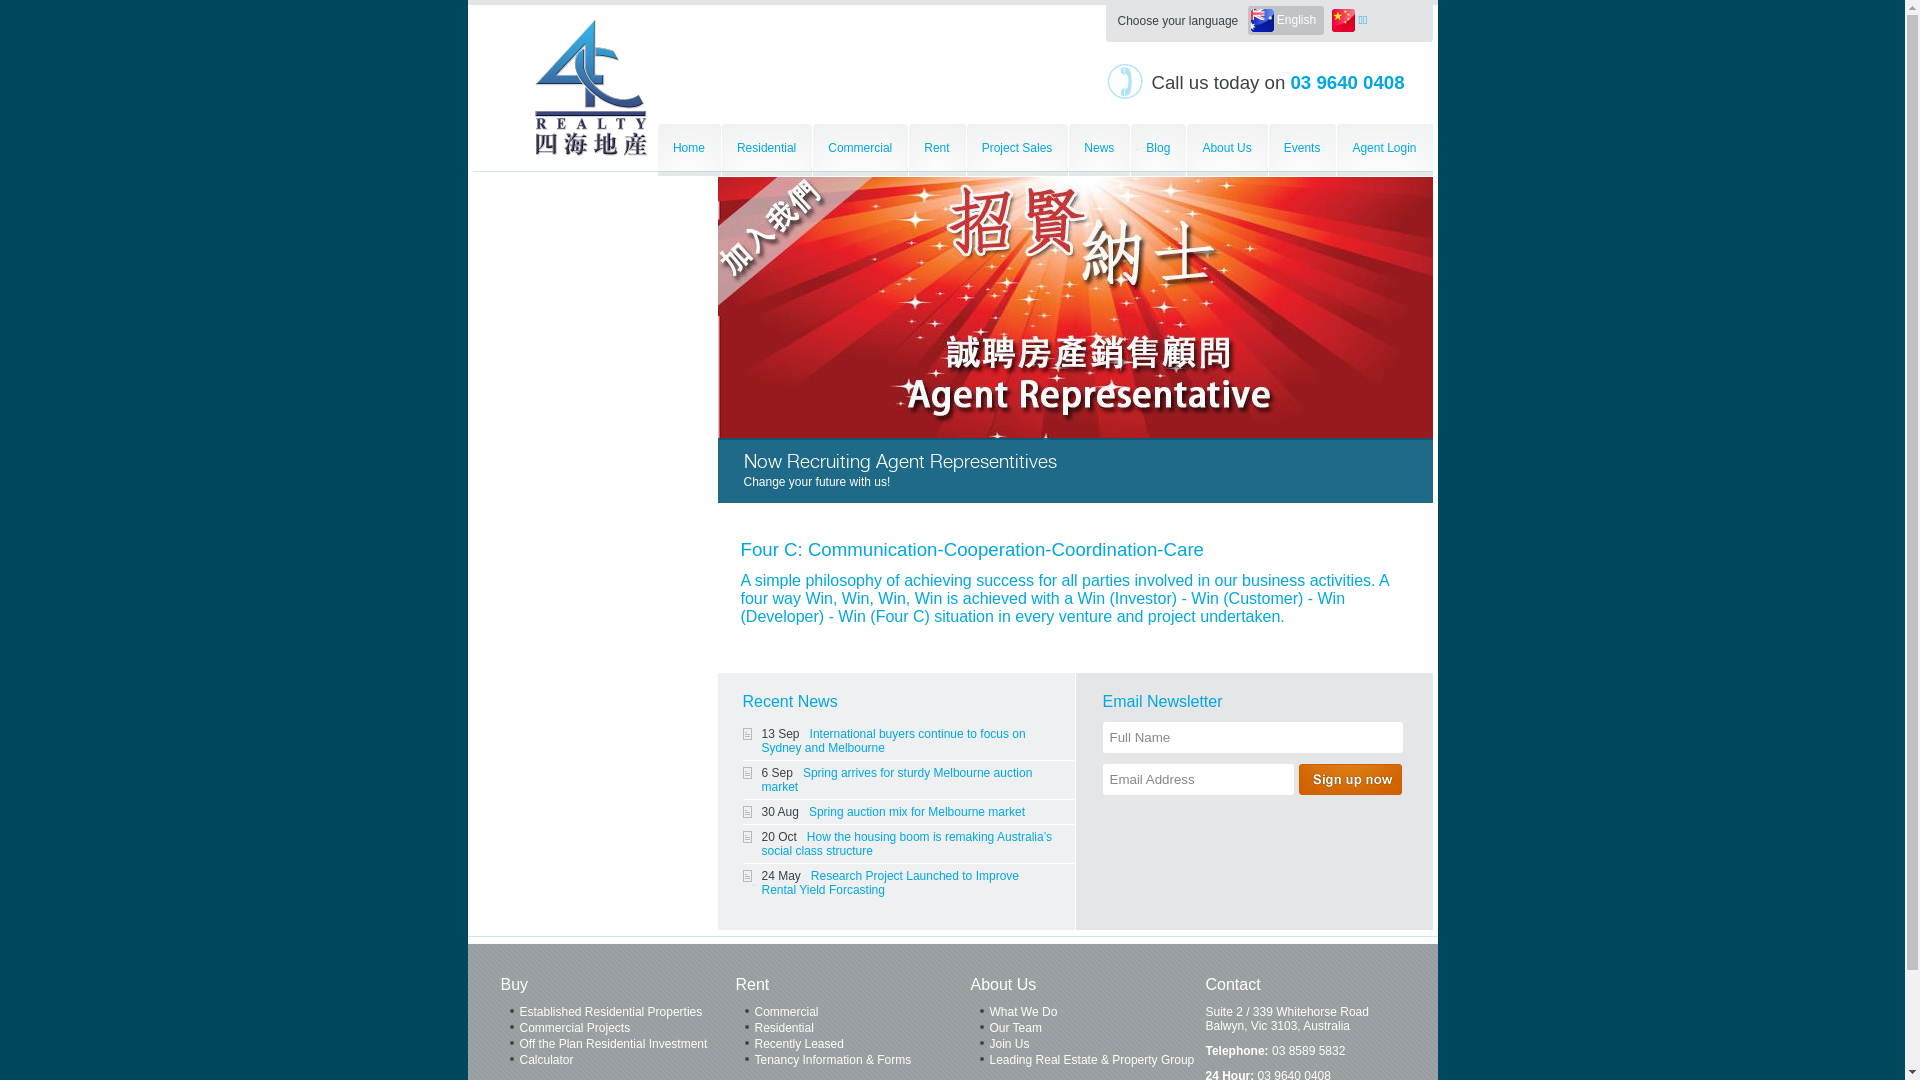  What do you see at coordinates (1226, 149) in the screenshot?
I see `'About Us'` at bounding box center [1226, 149].